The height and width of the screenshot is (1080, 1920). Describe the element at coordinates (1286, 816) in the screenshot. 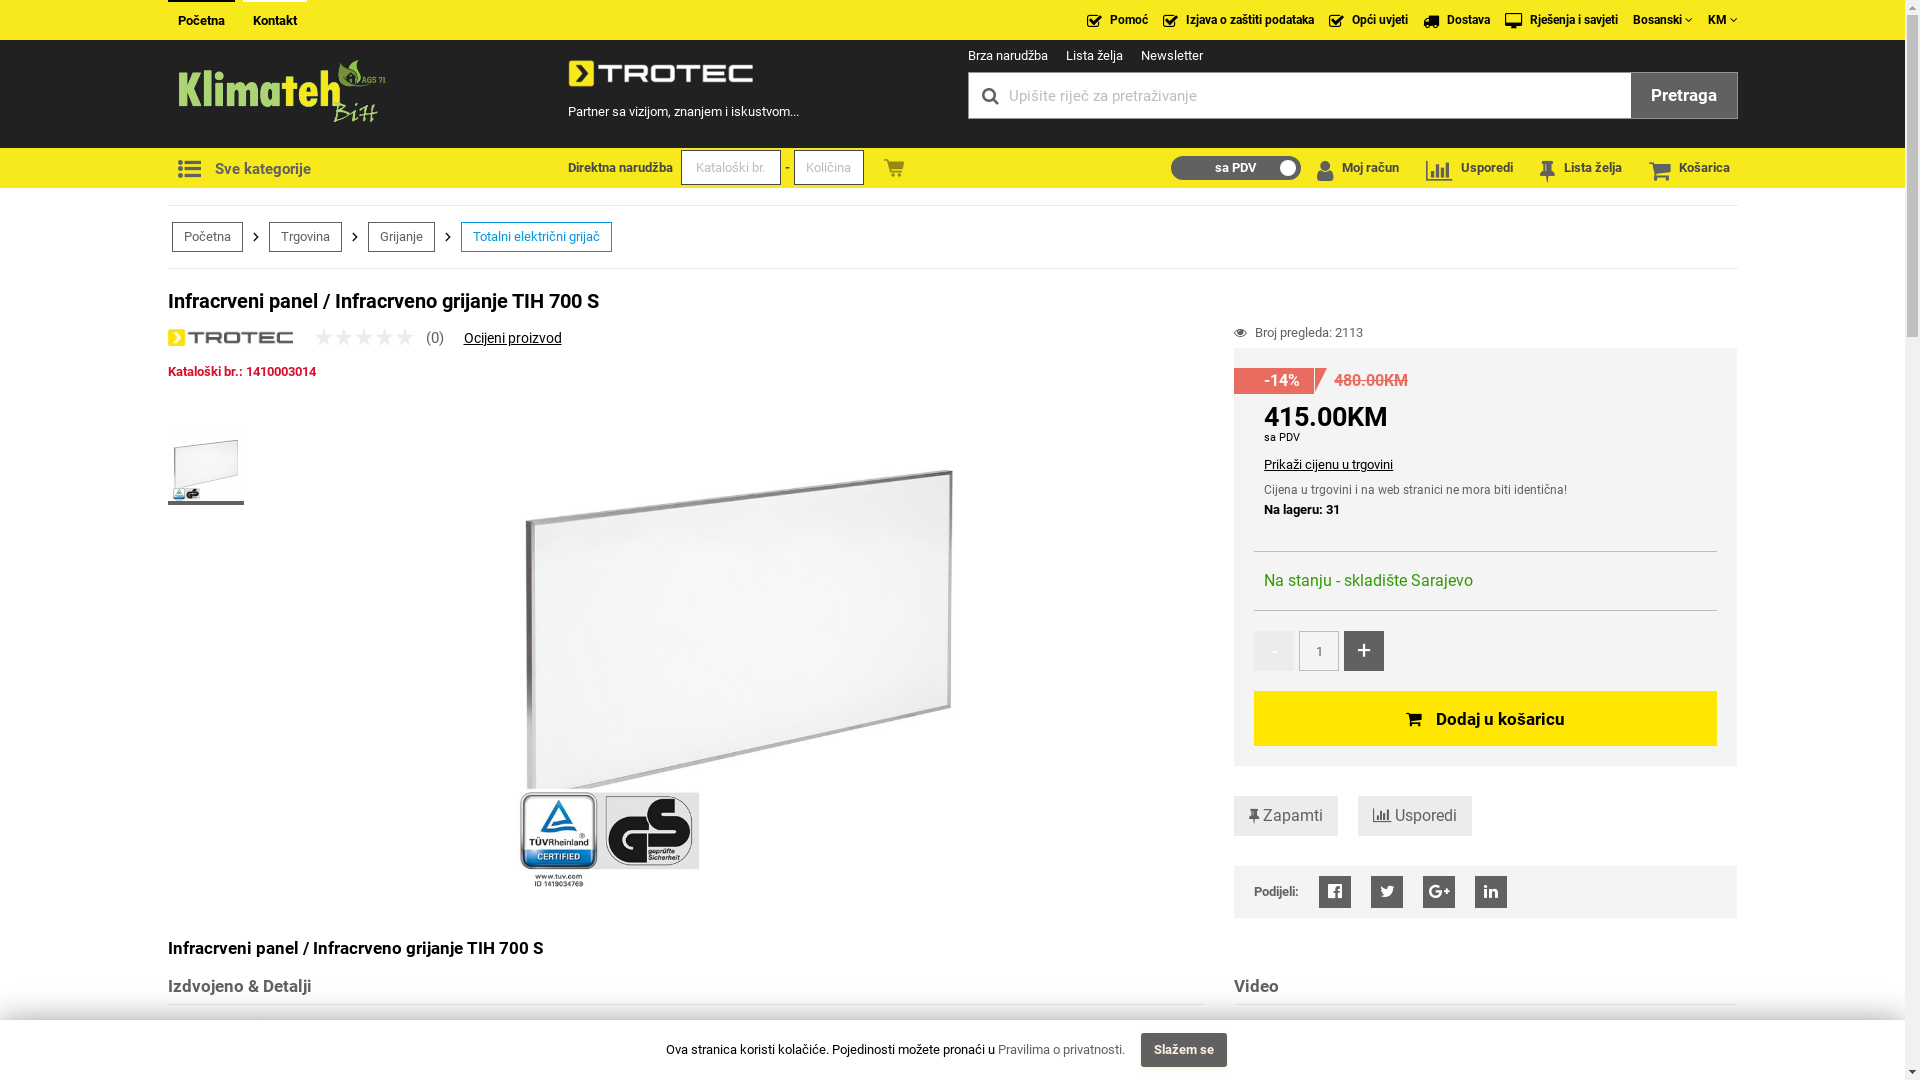

I see `'Zapamti'` at that location.